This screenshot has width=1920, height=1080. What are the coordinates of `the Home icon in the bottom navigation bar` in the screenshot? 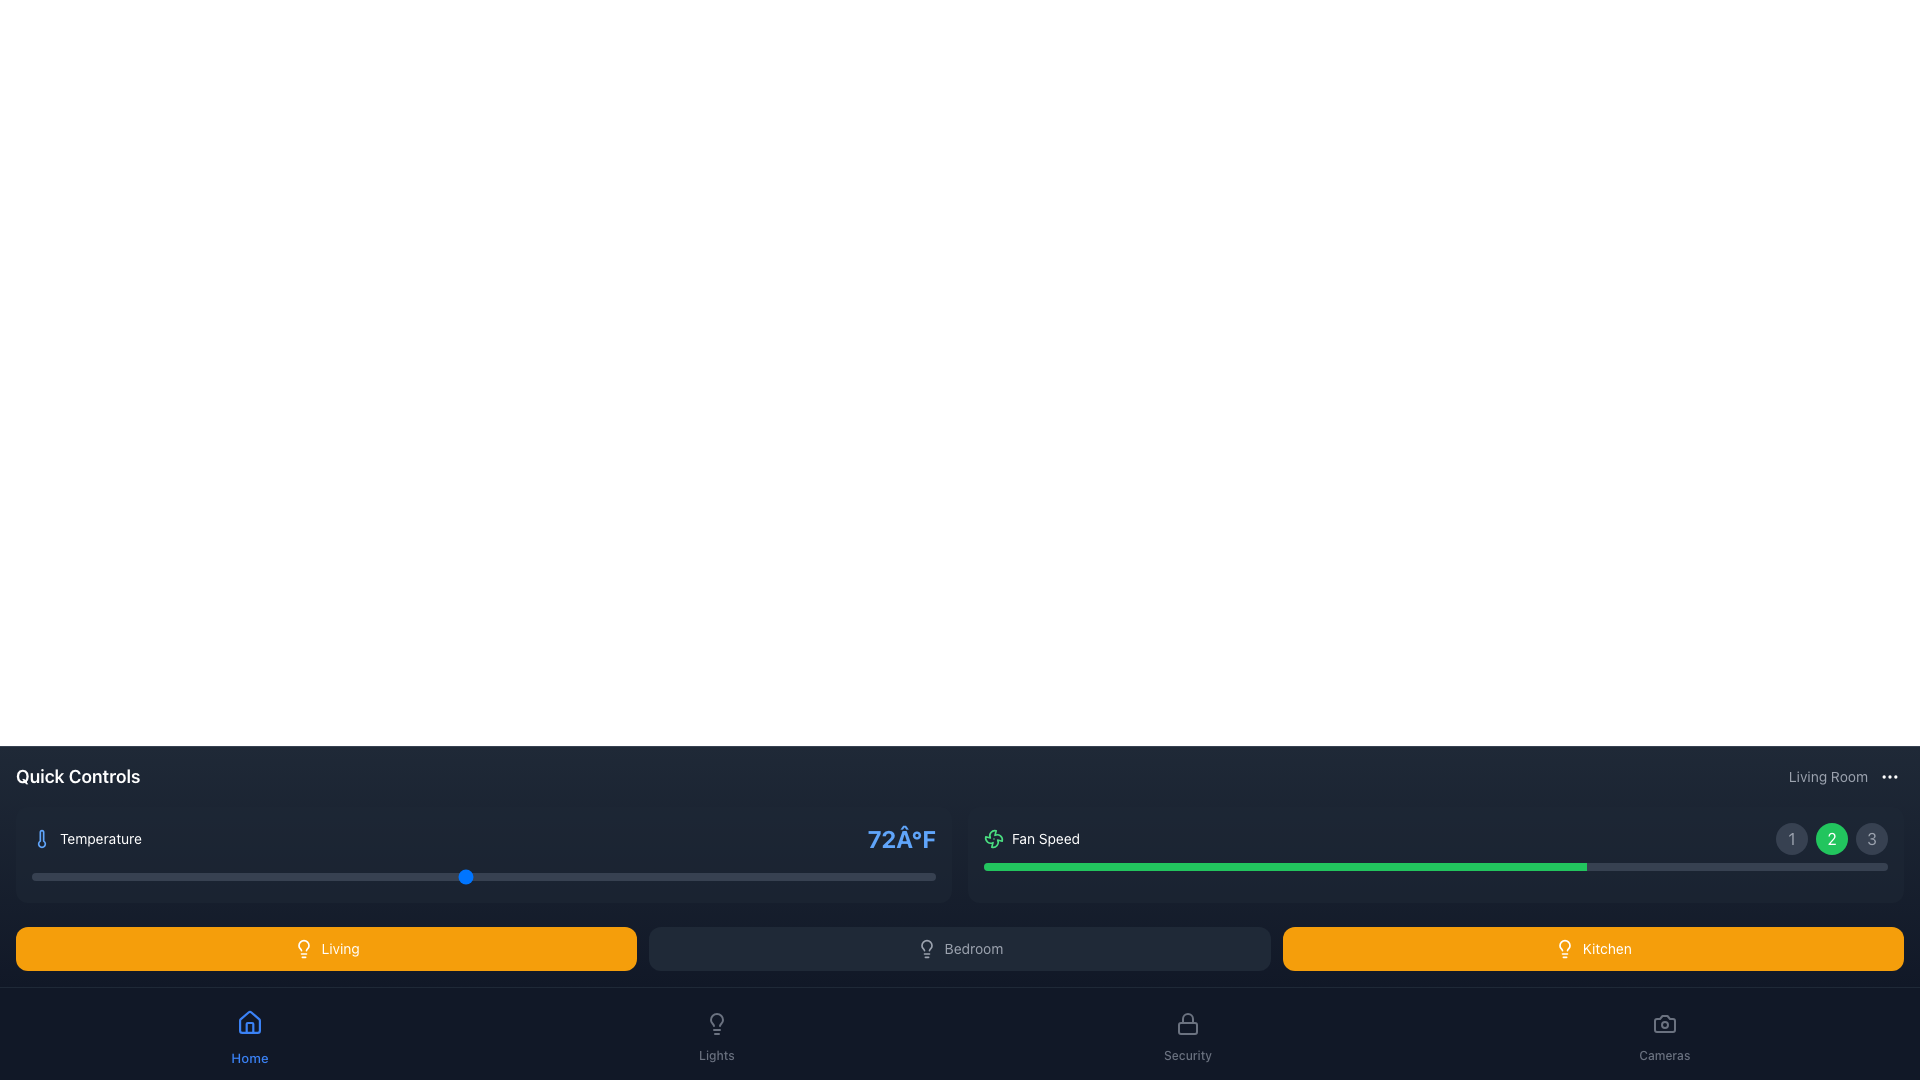 It's located at (248, 1022).